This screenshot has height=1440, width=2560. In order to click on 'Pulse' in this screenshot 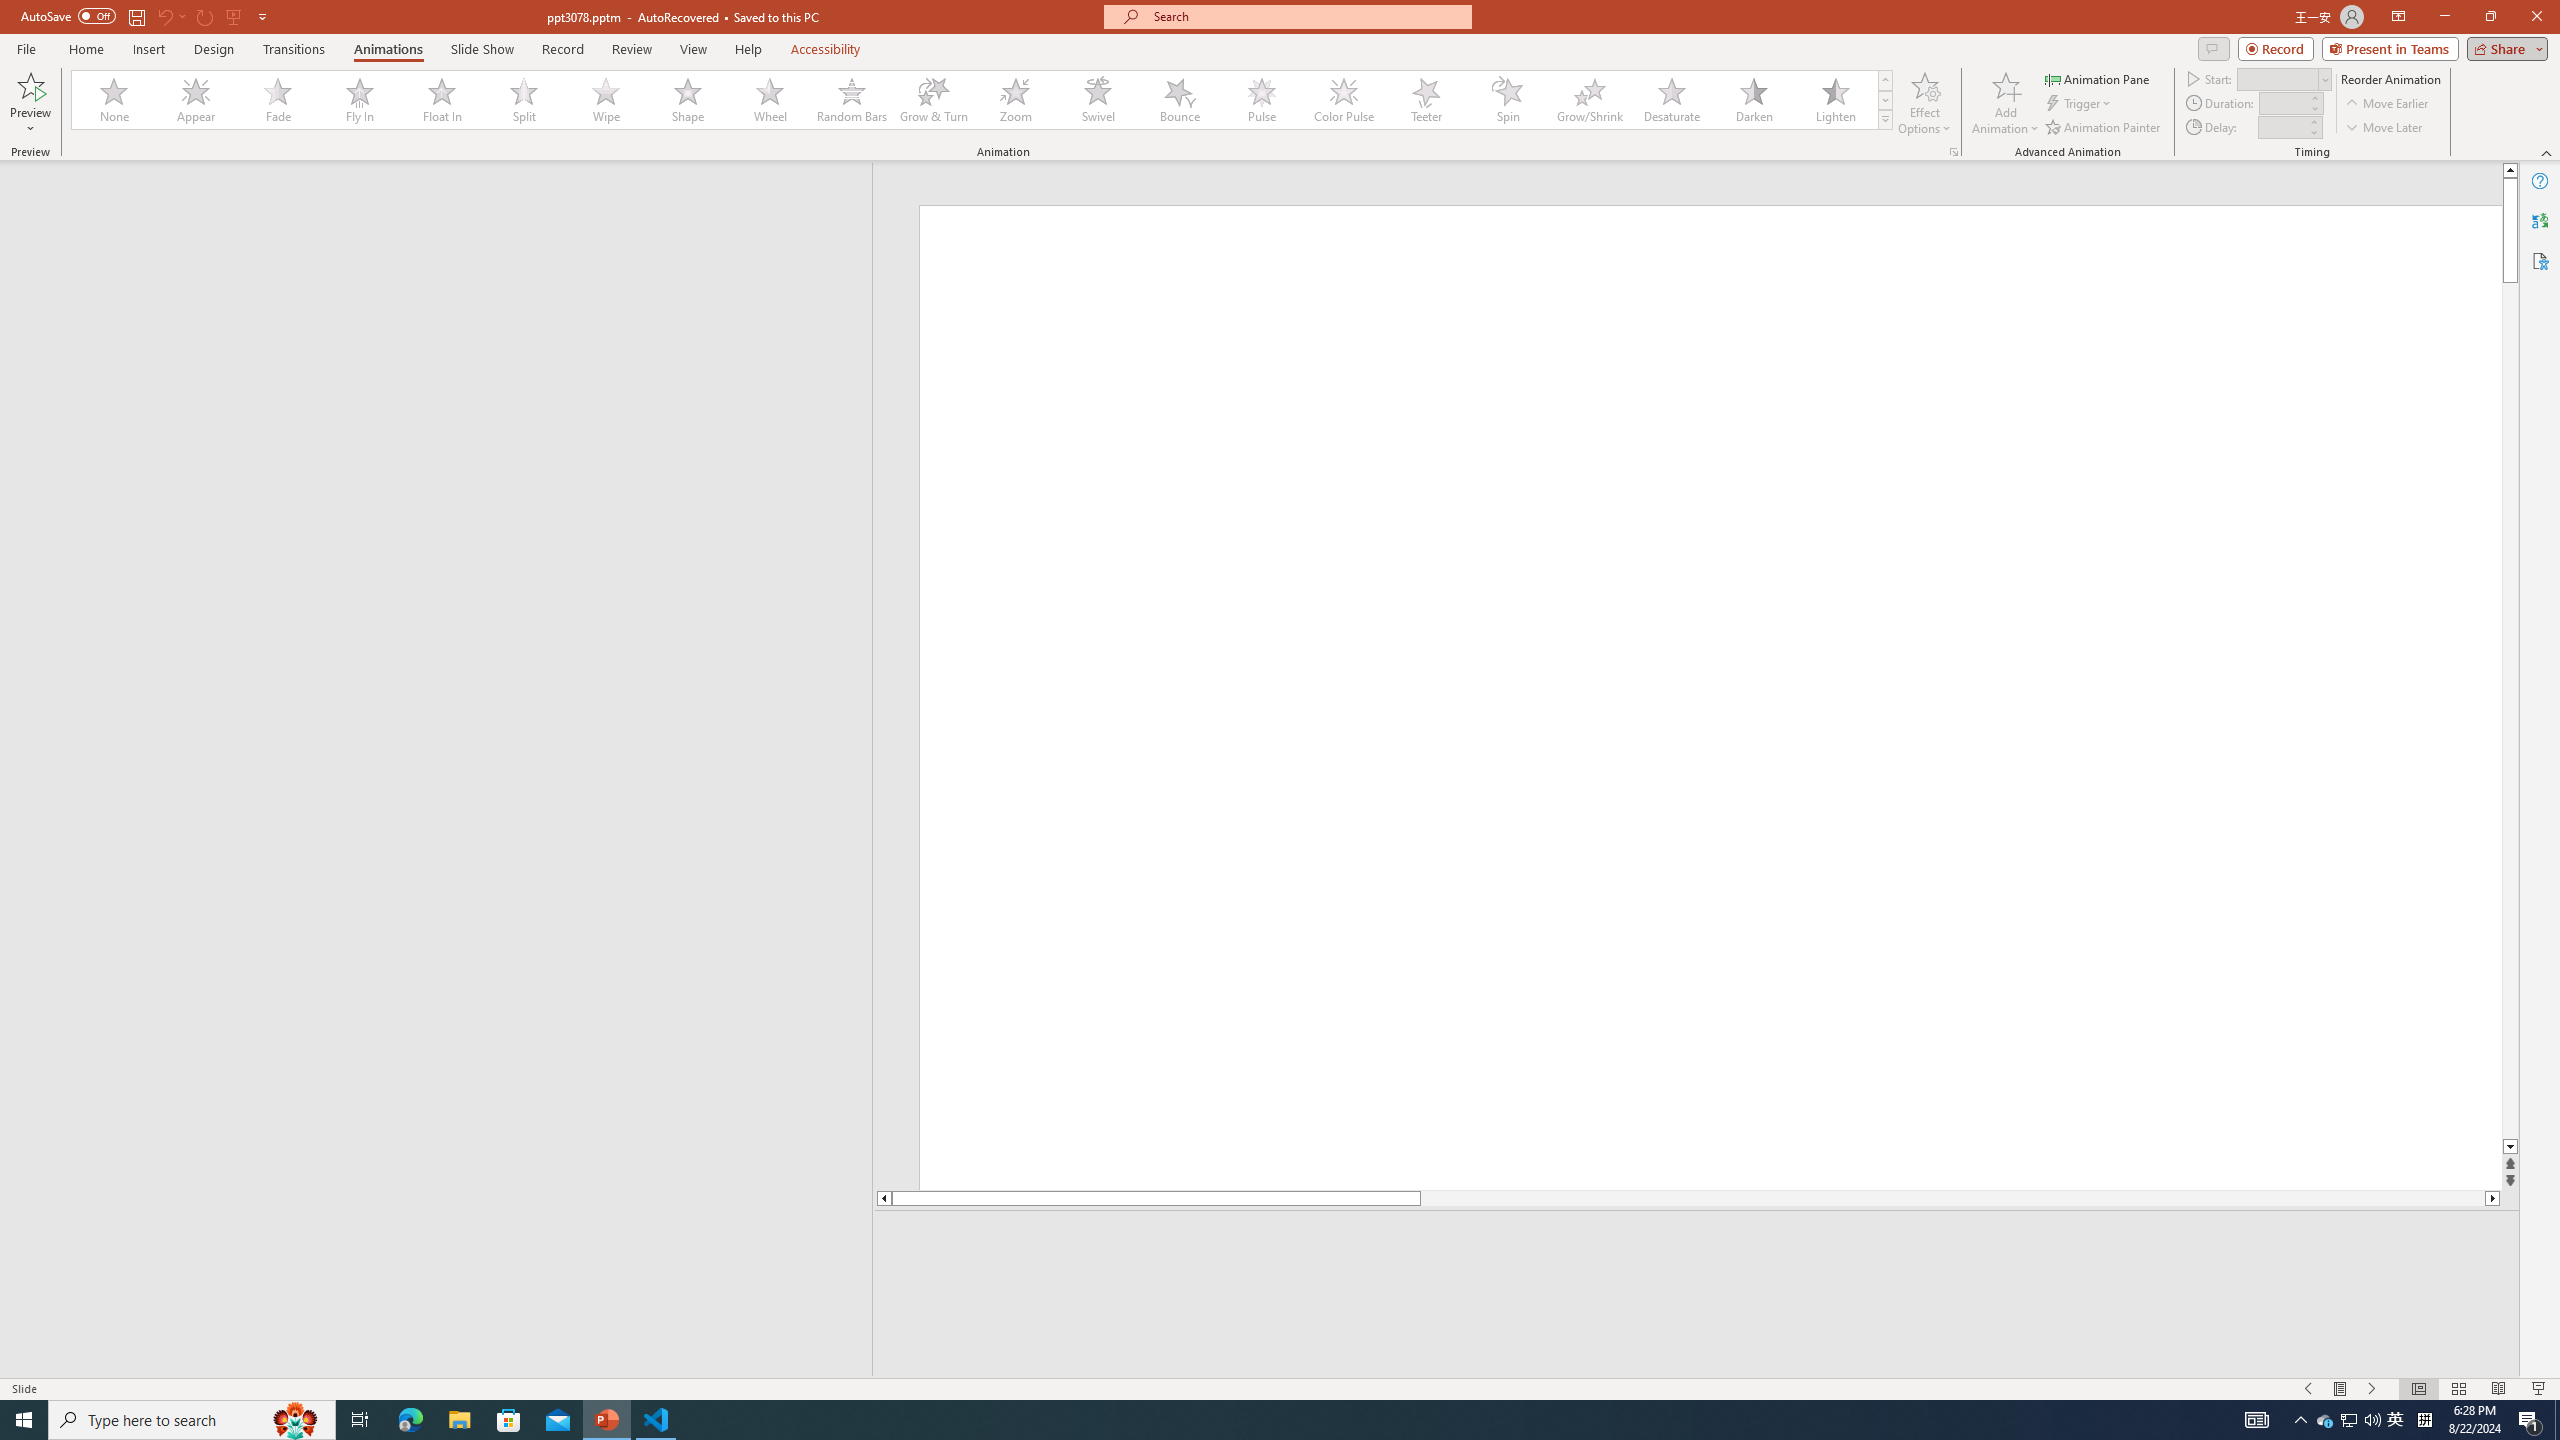, I will do `click(1261, 99)`.